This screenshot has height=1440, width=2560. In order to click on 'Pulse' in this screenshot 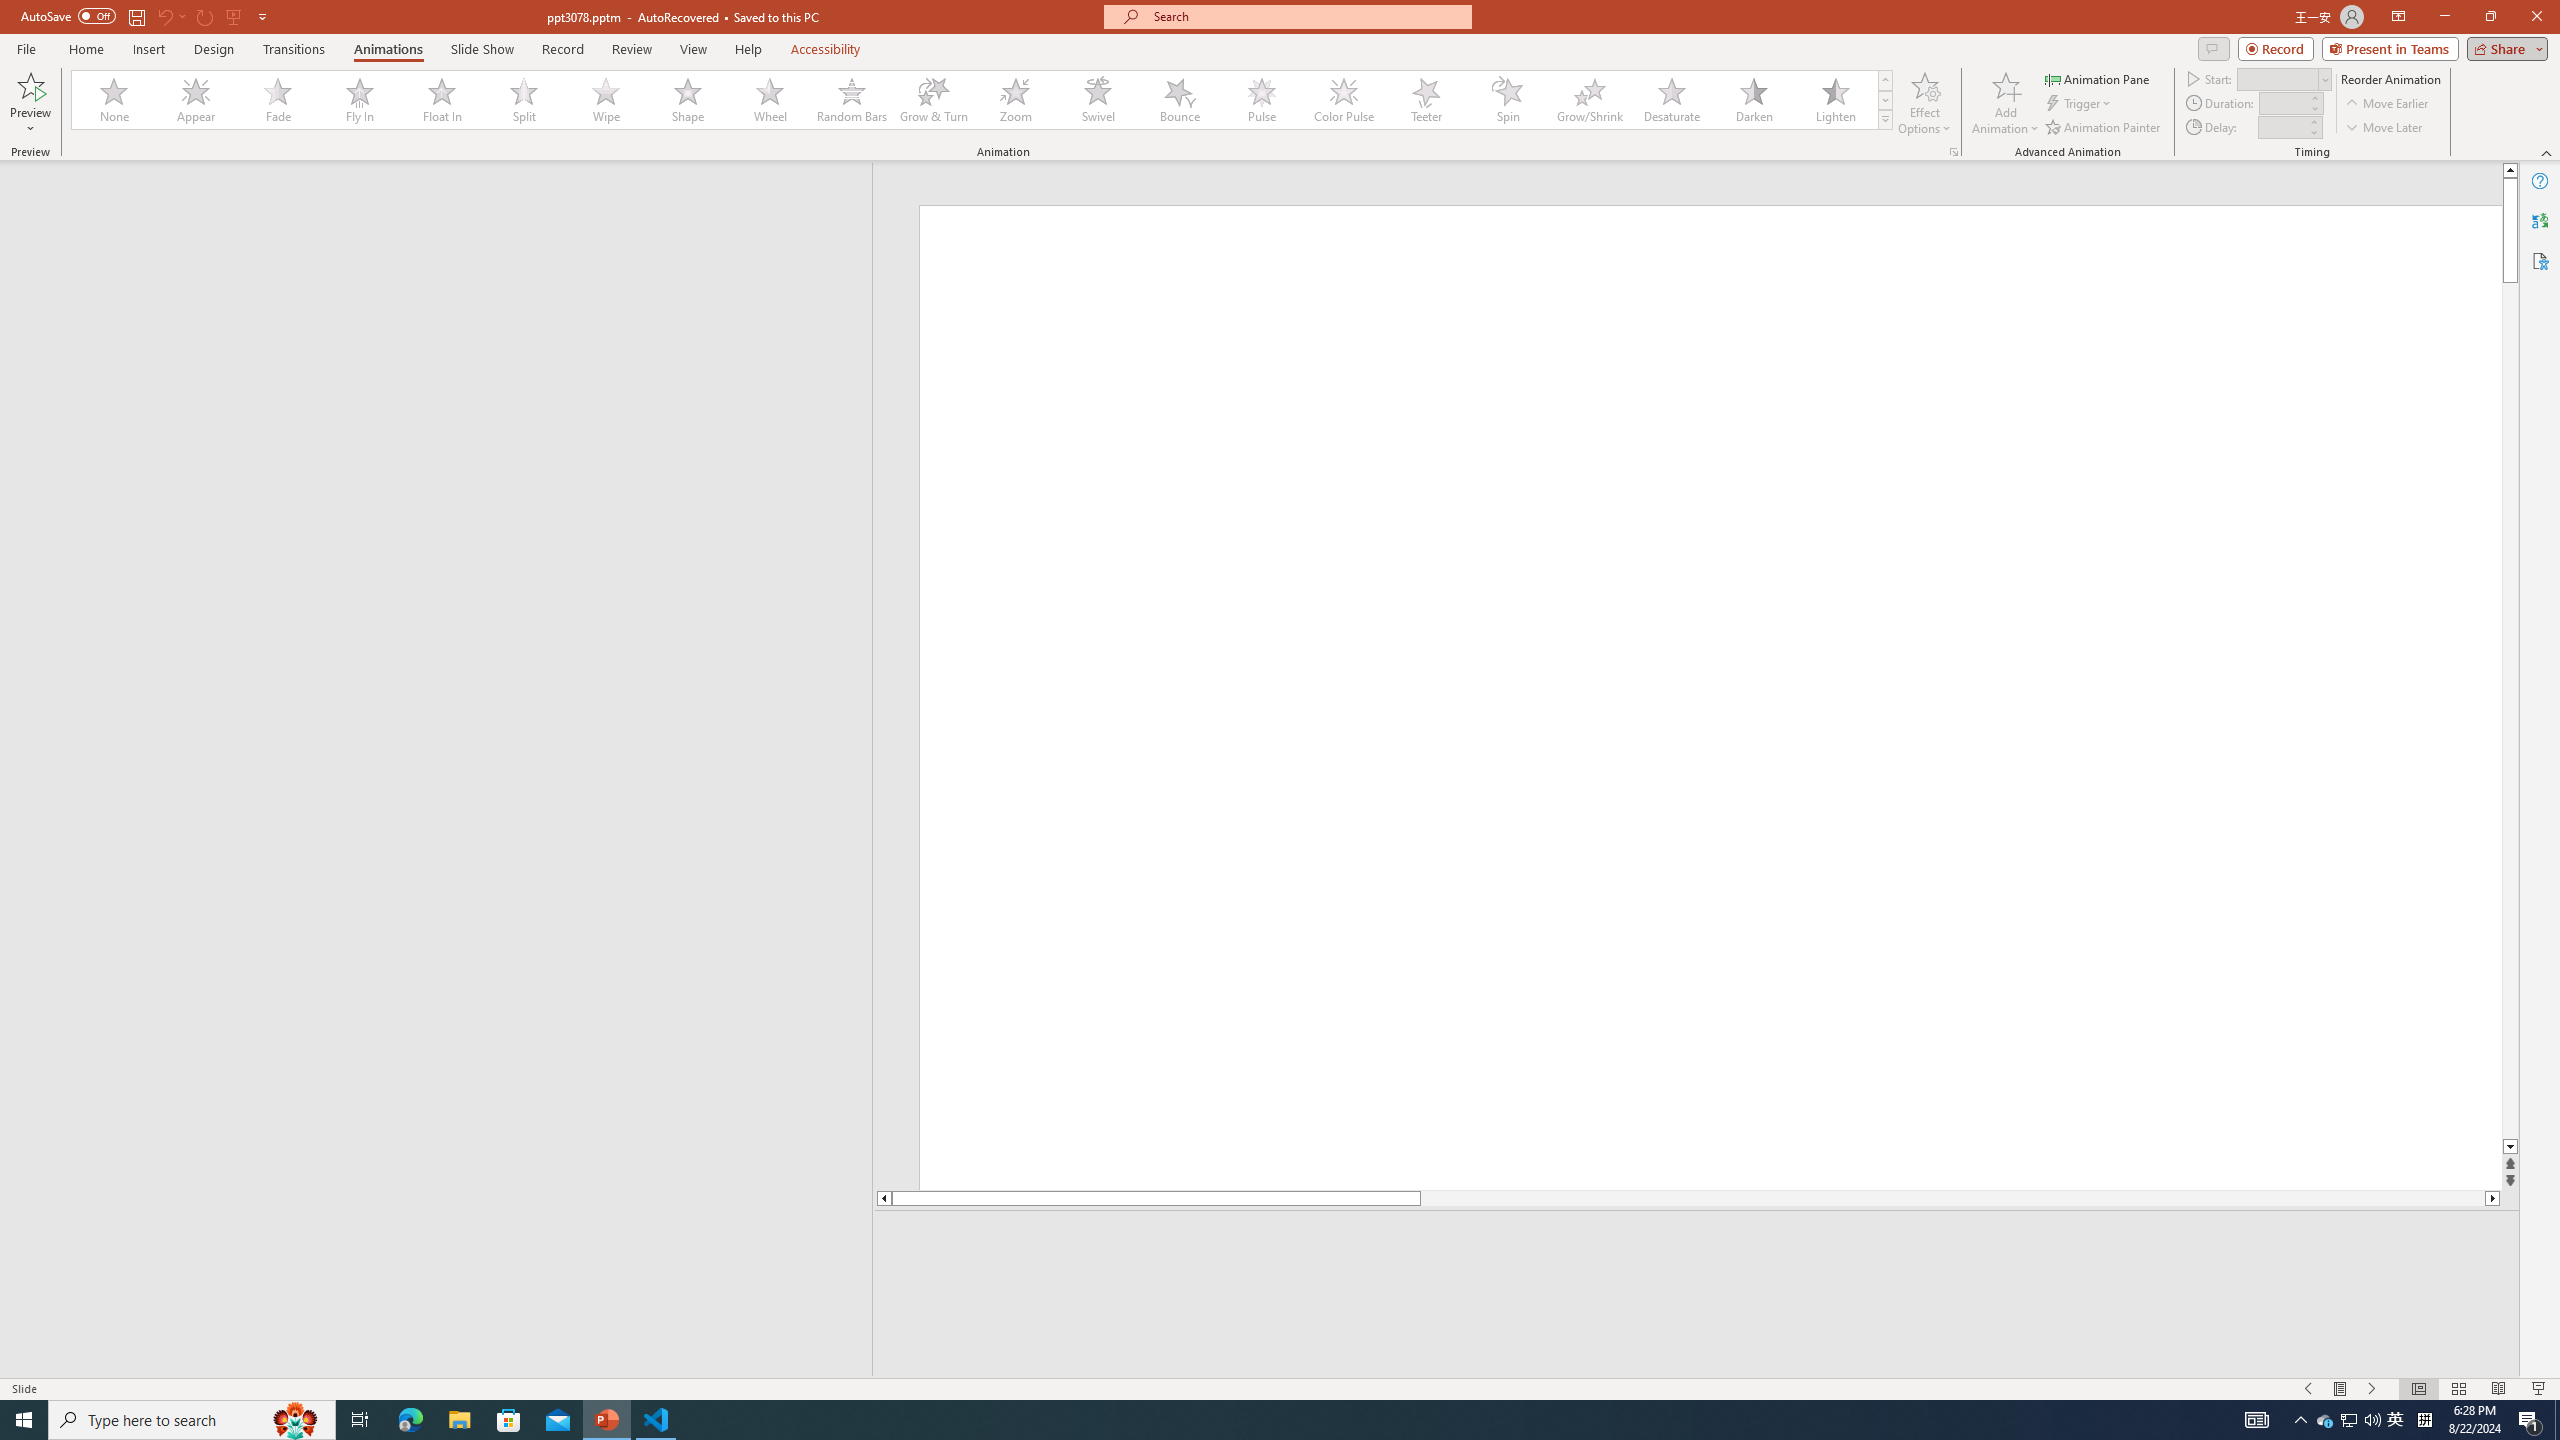, I will do `click(1261, 99)`.